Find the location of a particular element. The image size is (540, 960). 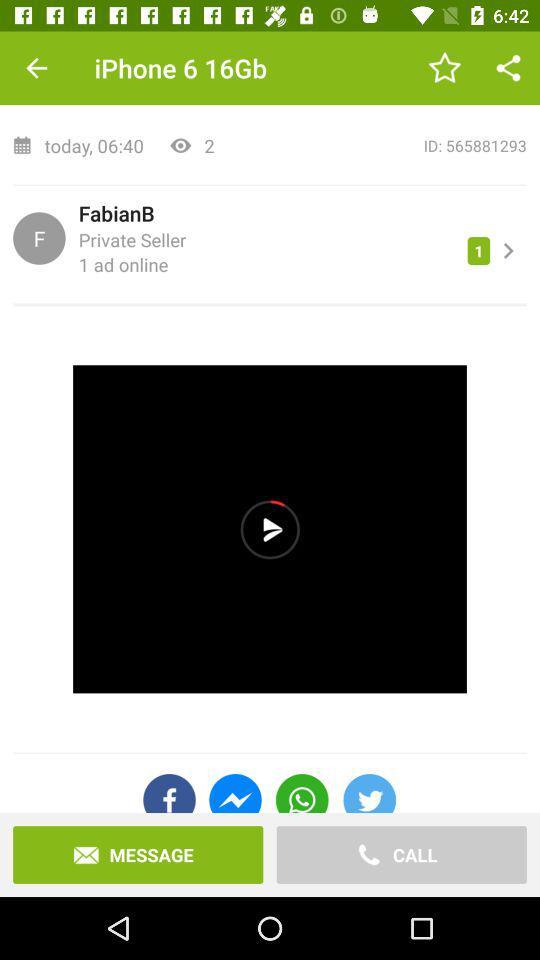

the id: 565881293 is located at coordinates (377, 144).